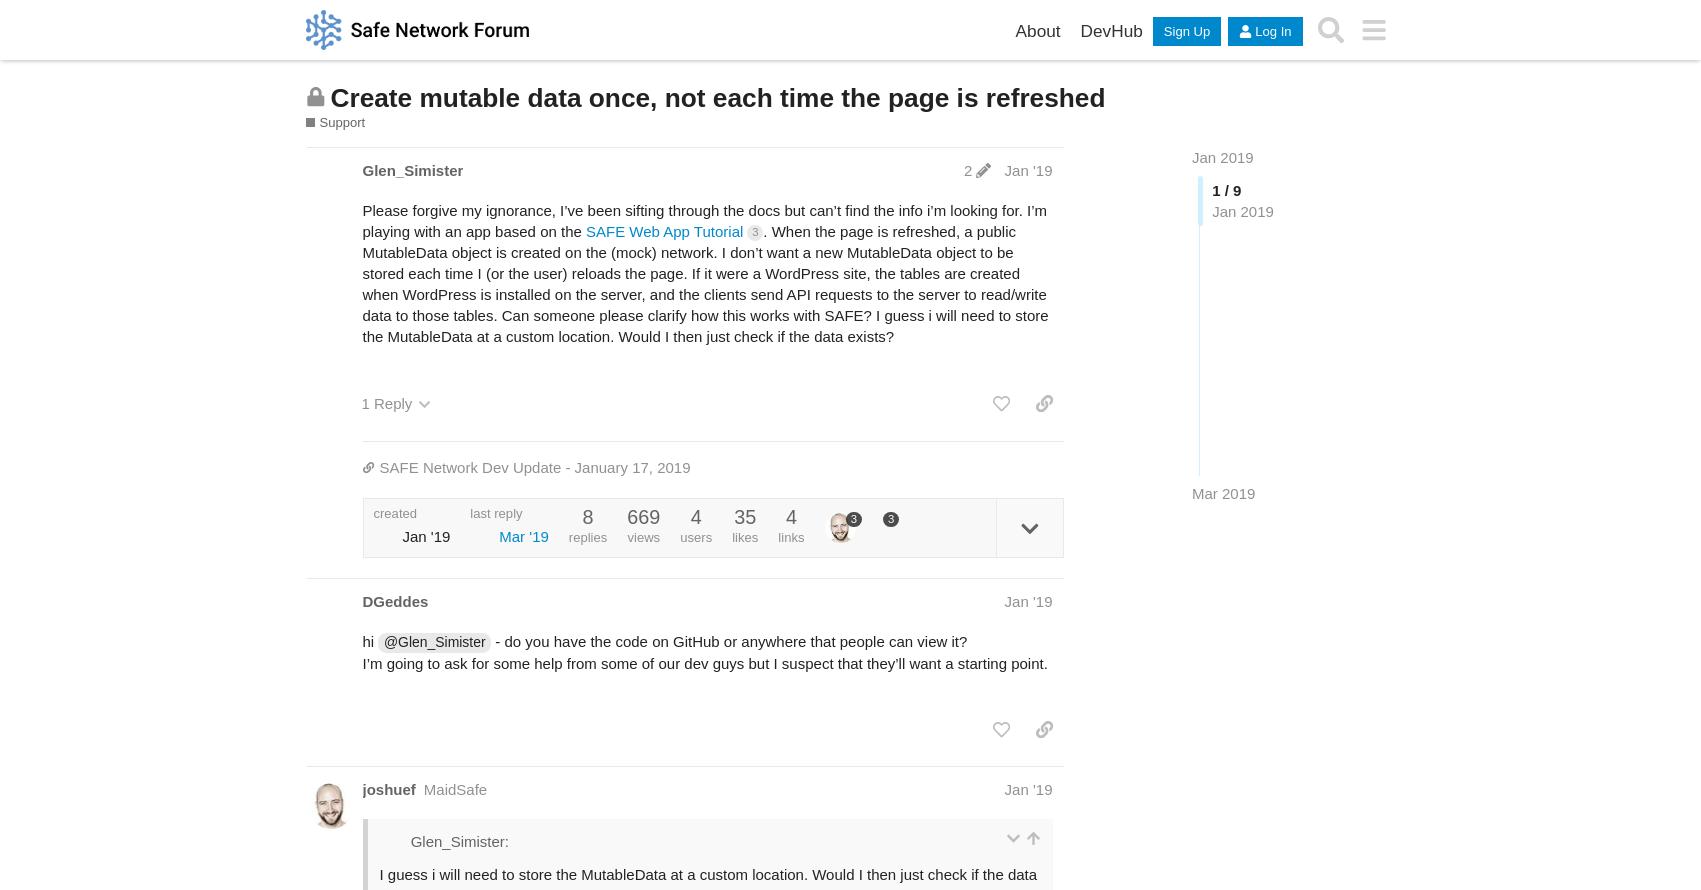 The height and width of the screenshot is (890, 1701). I want to click on '669', so click(642, 517).